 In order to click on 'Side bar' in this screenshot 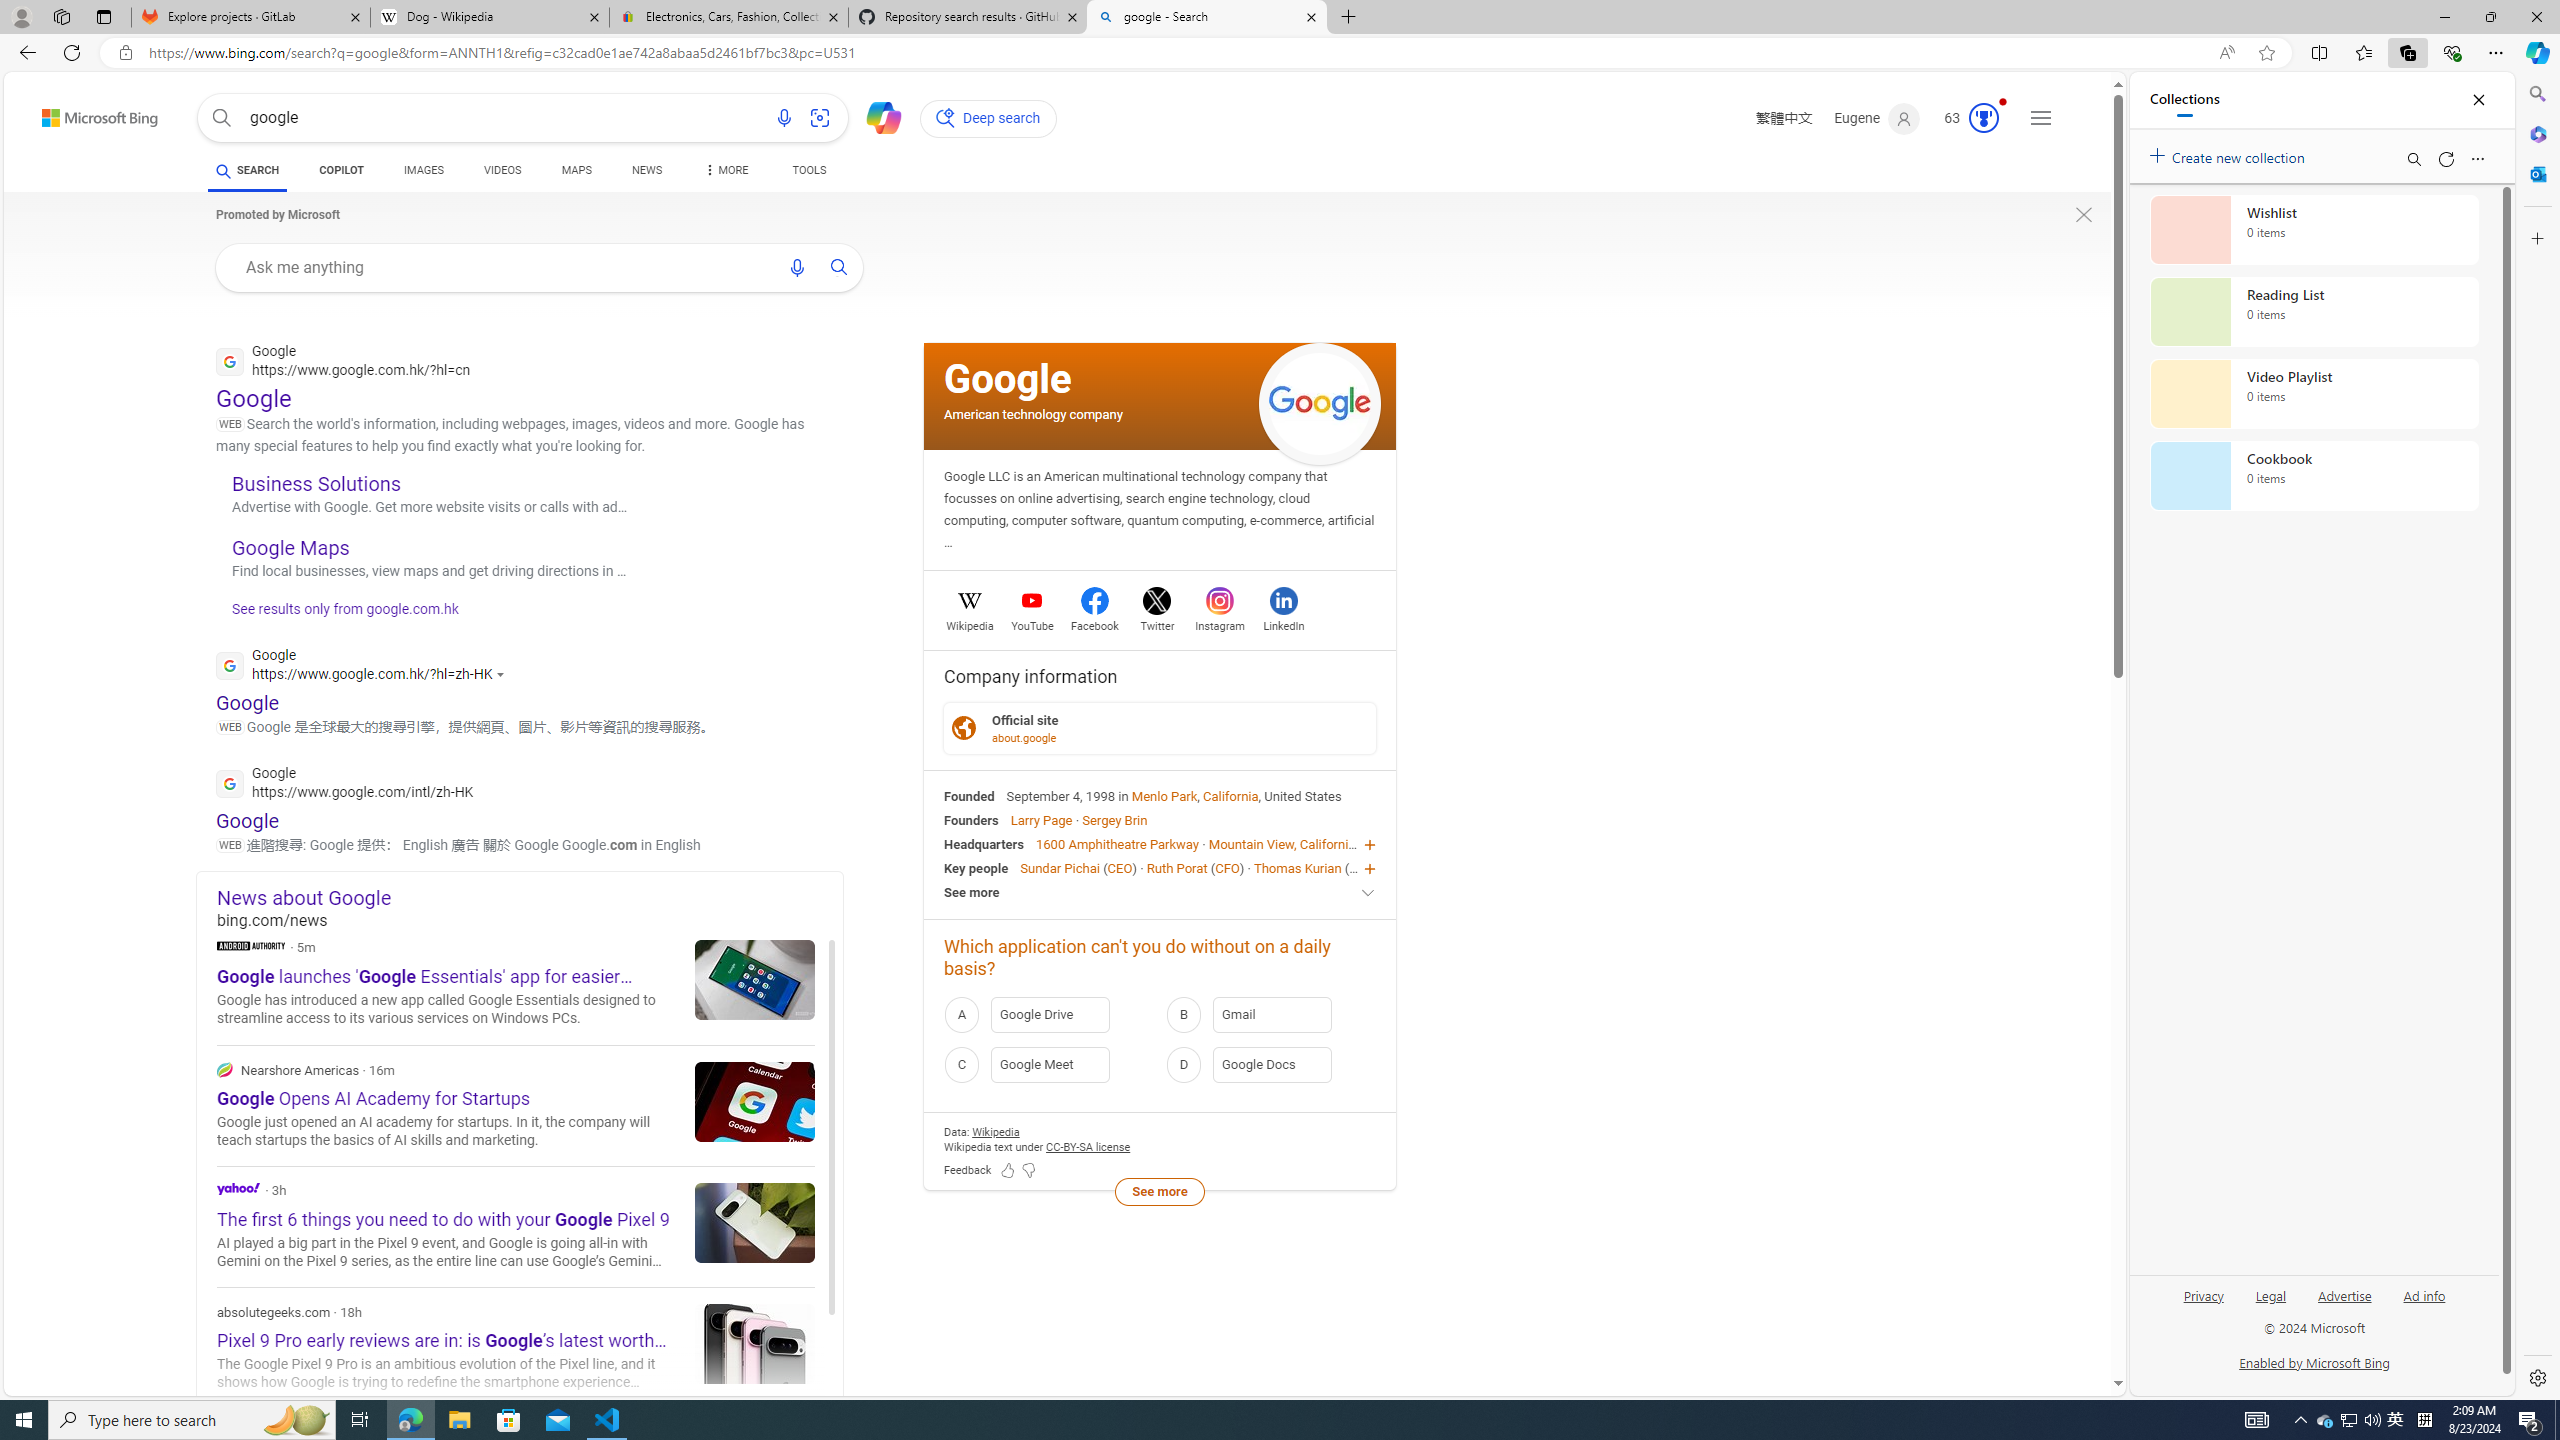, I will do `click(2537, 735)`.